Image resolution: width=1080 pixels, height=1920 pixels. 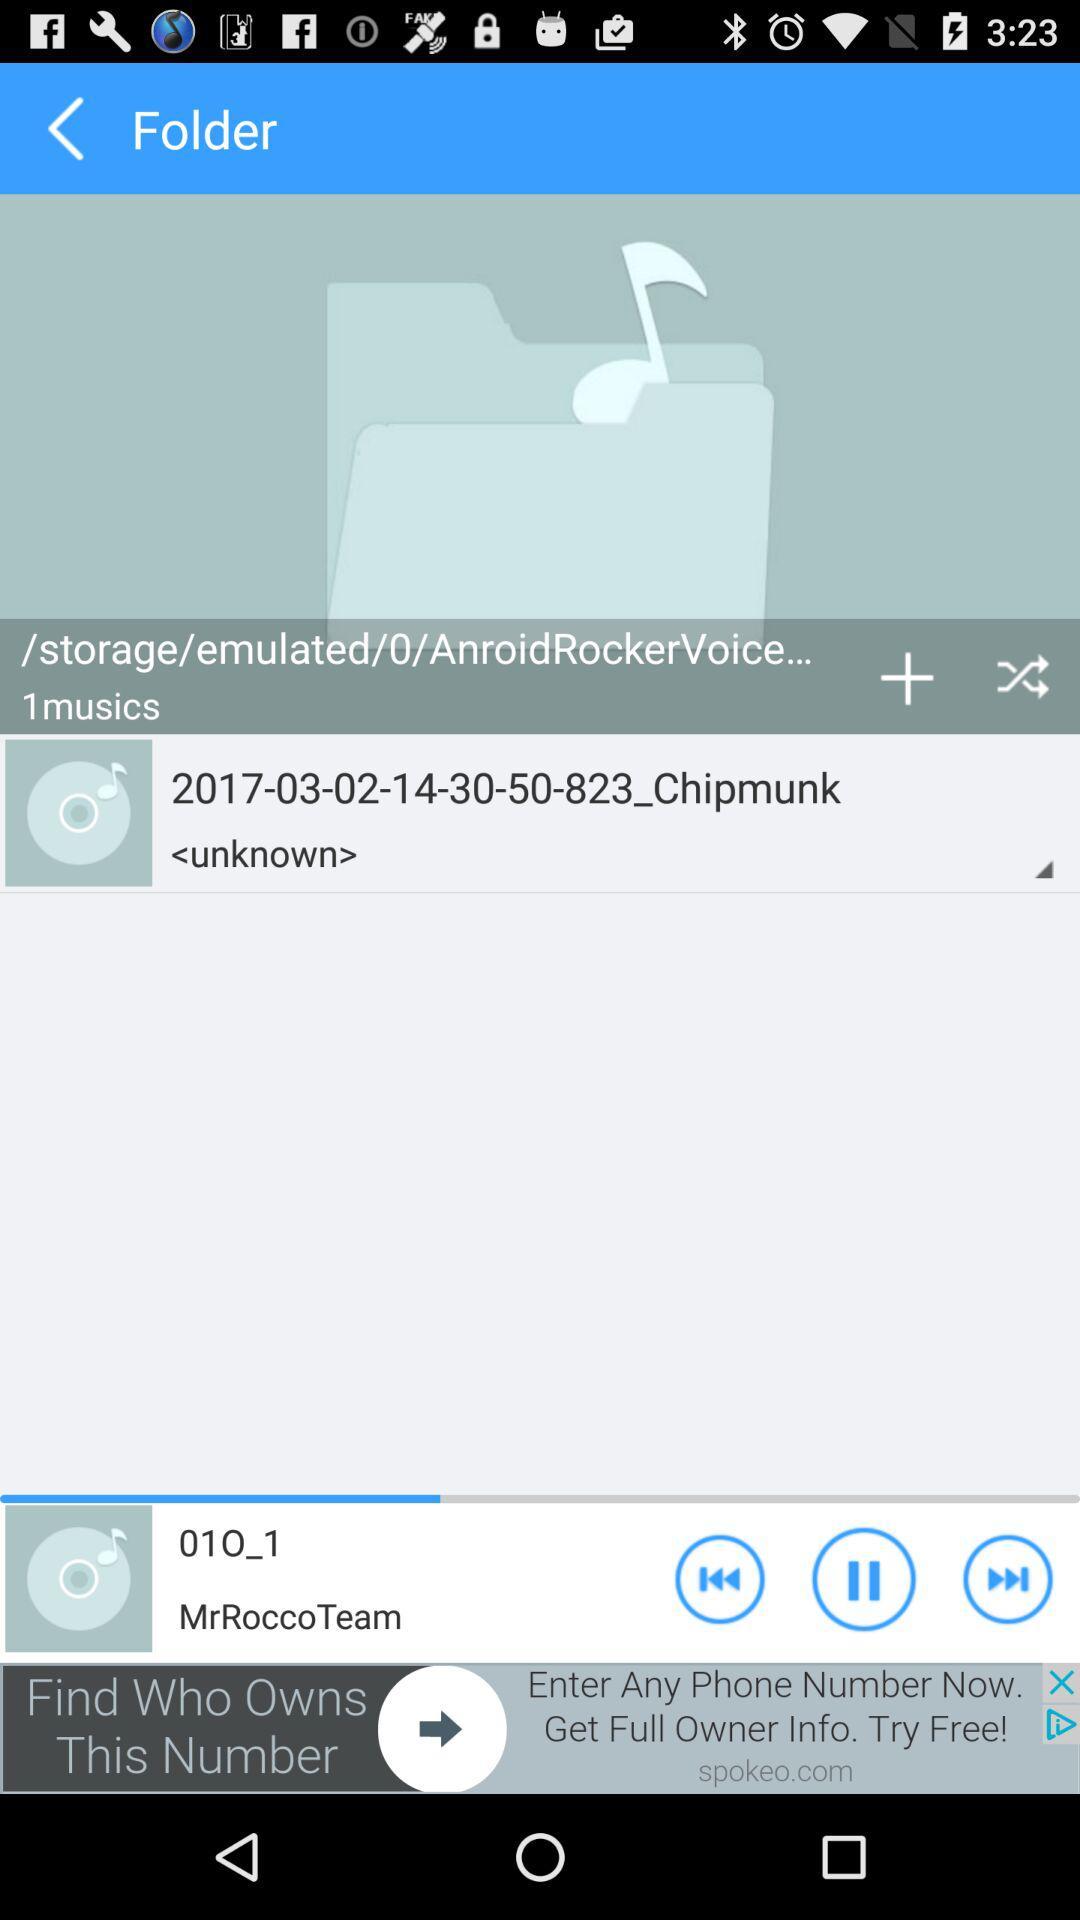 What do you see at coordinates (1007, 1578) in the screenshot?
I see `on` at bounding box center [1007, 1578].